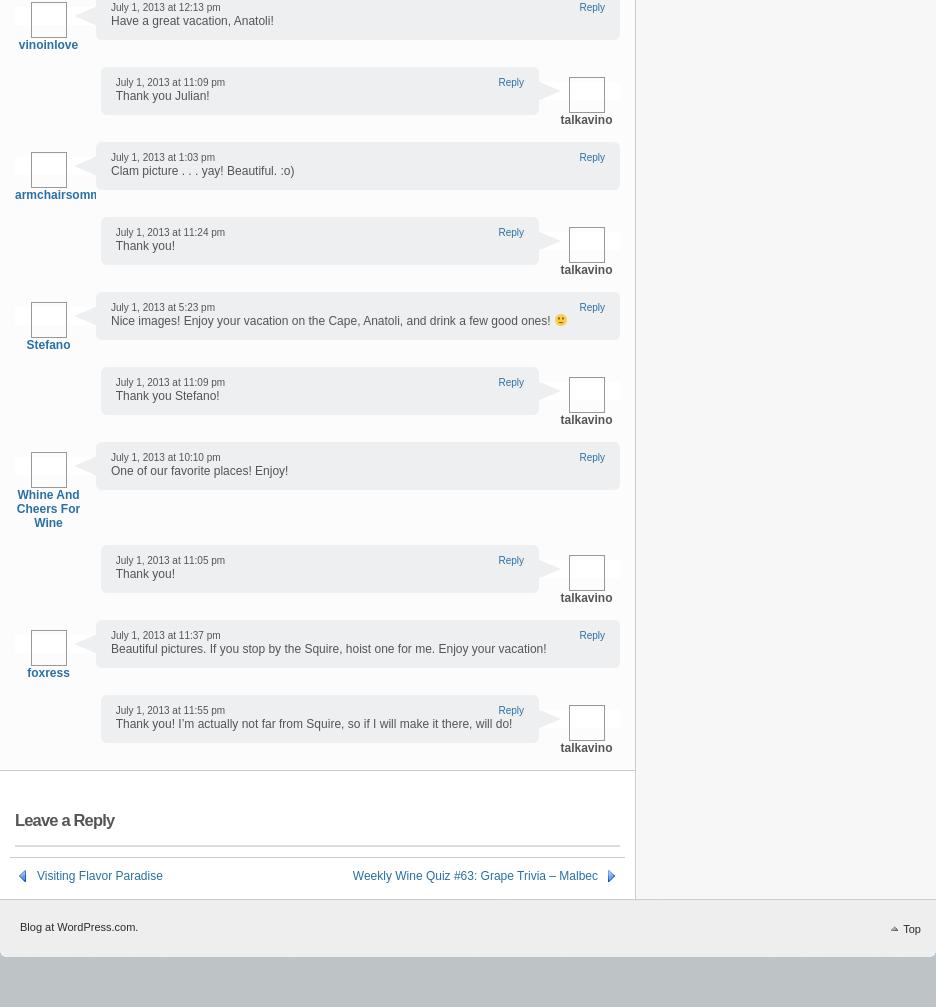 The image size is (936, 1007). Describe the element at coordinates (168, 231) in the screenshot. I see `'July 1, 2013 at 11:24 pm'` at that location.